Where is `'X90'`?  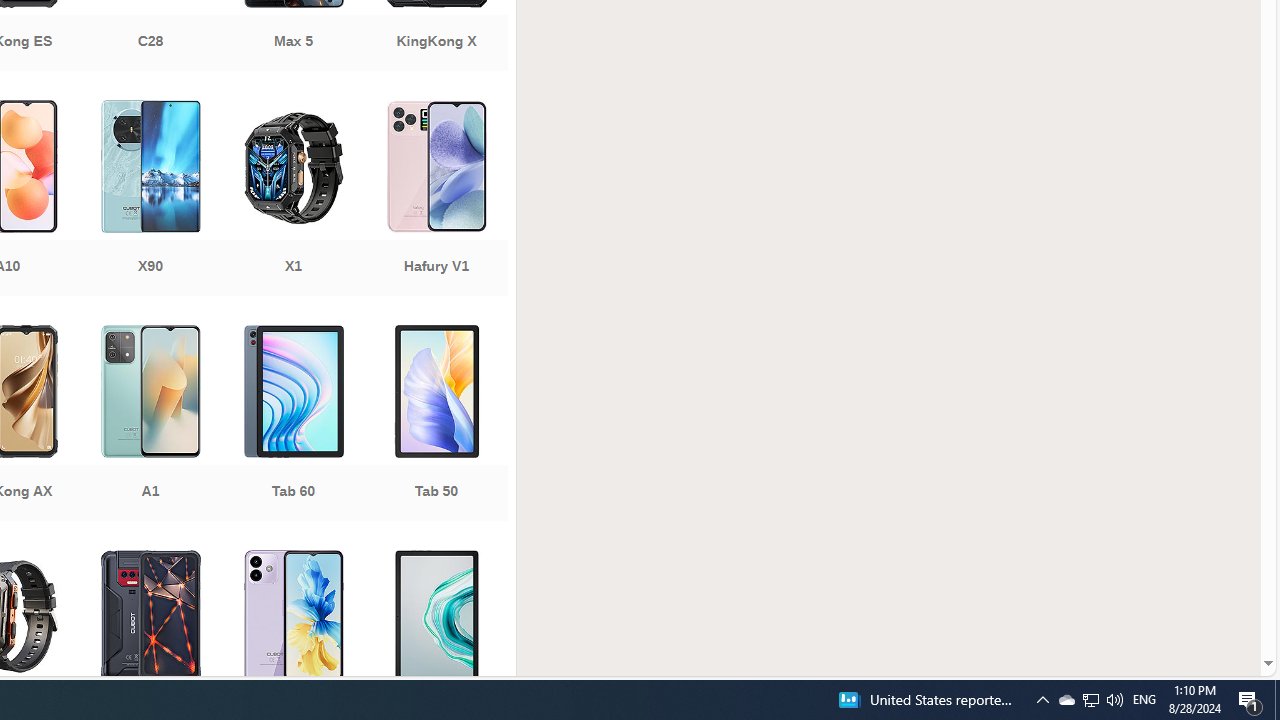
'X90' is located at coordinates (149, 200).